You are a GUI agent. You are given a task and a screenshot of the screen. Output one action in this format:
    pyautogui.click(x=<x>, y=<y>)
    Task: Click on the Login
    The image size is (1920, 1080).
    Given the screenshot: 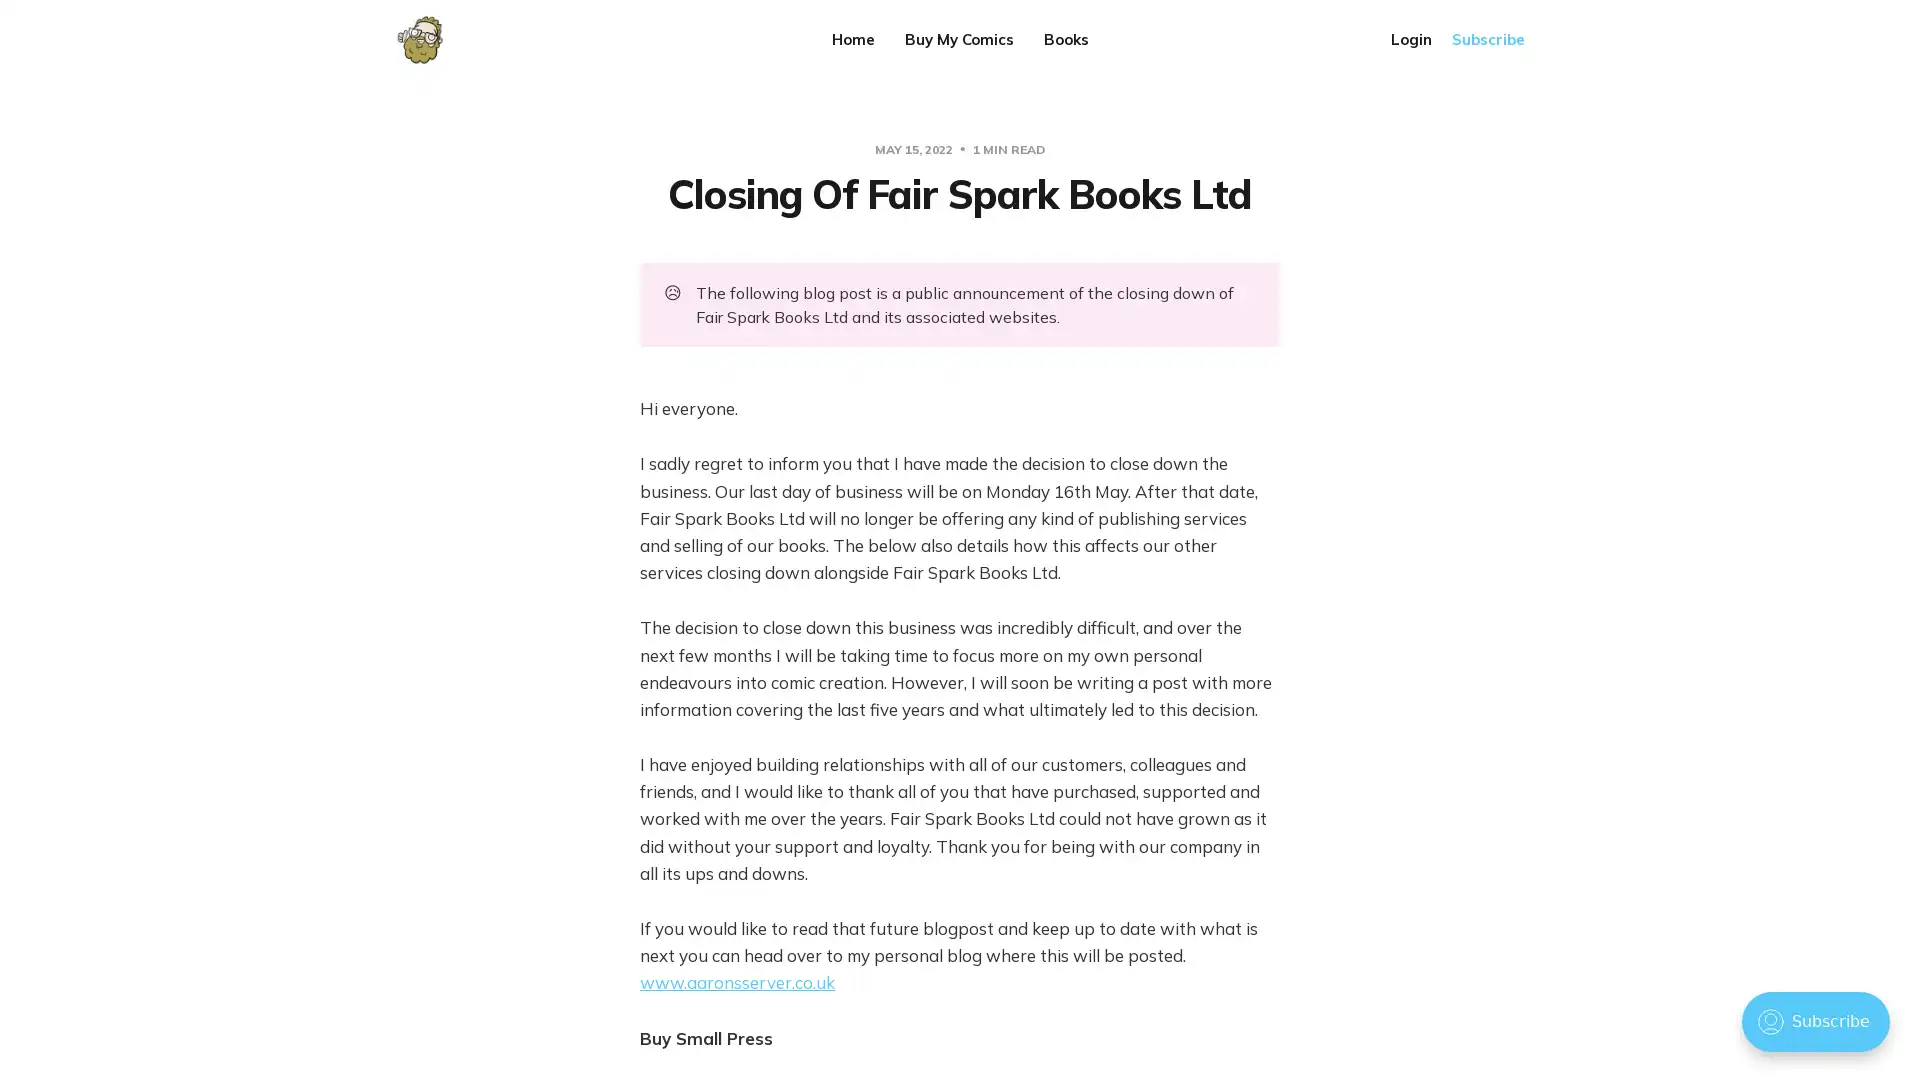 What is the action you would take?
    pyautogui.click(x=1410, y=39)
    